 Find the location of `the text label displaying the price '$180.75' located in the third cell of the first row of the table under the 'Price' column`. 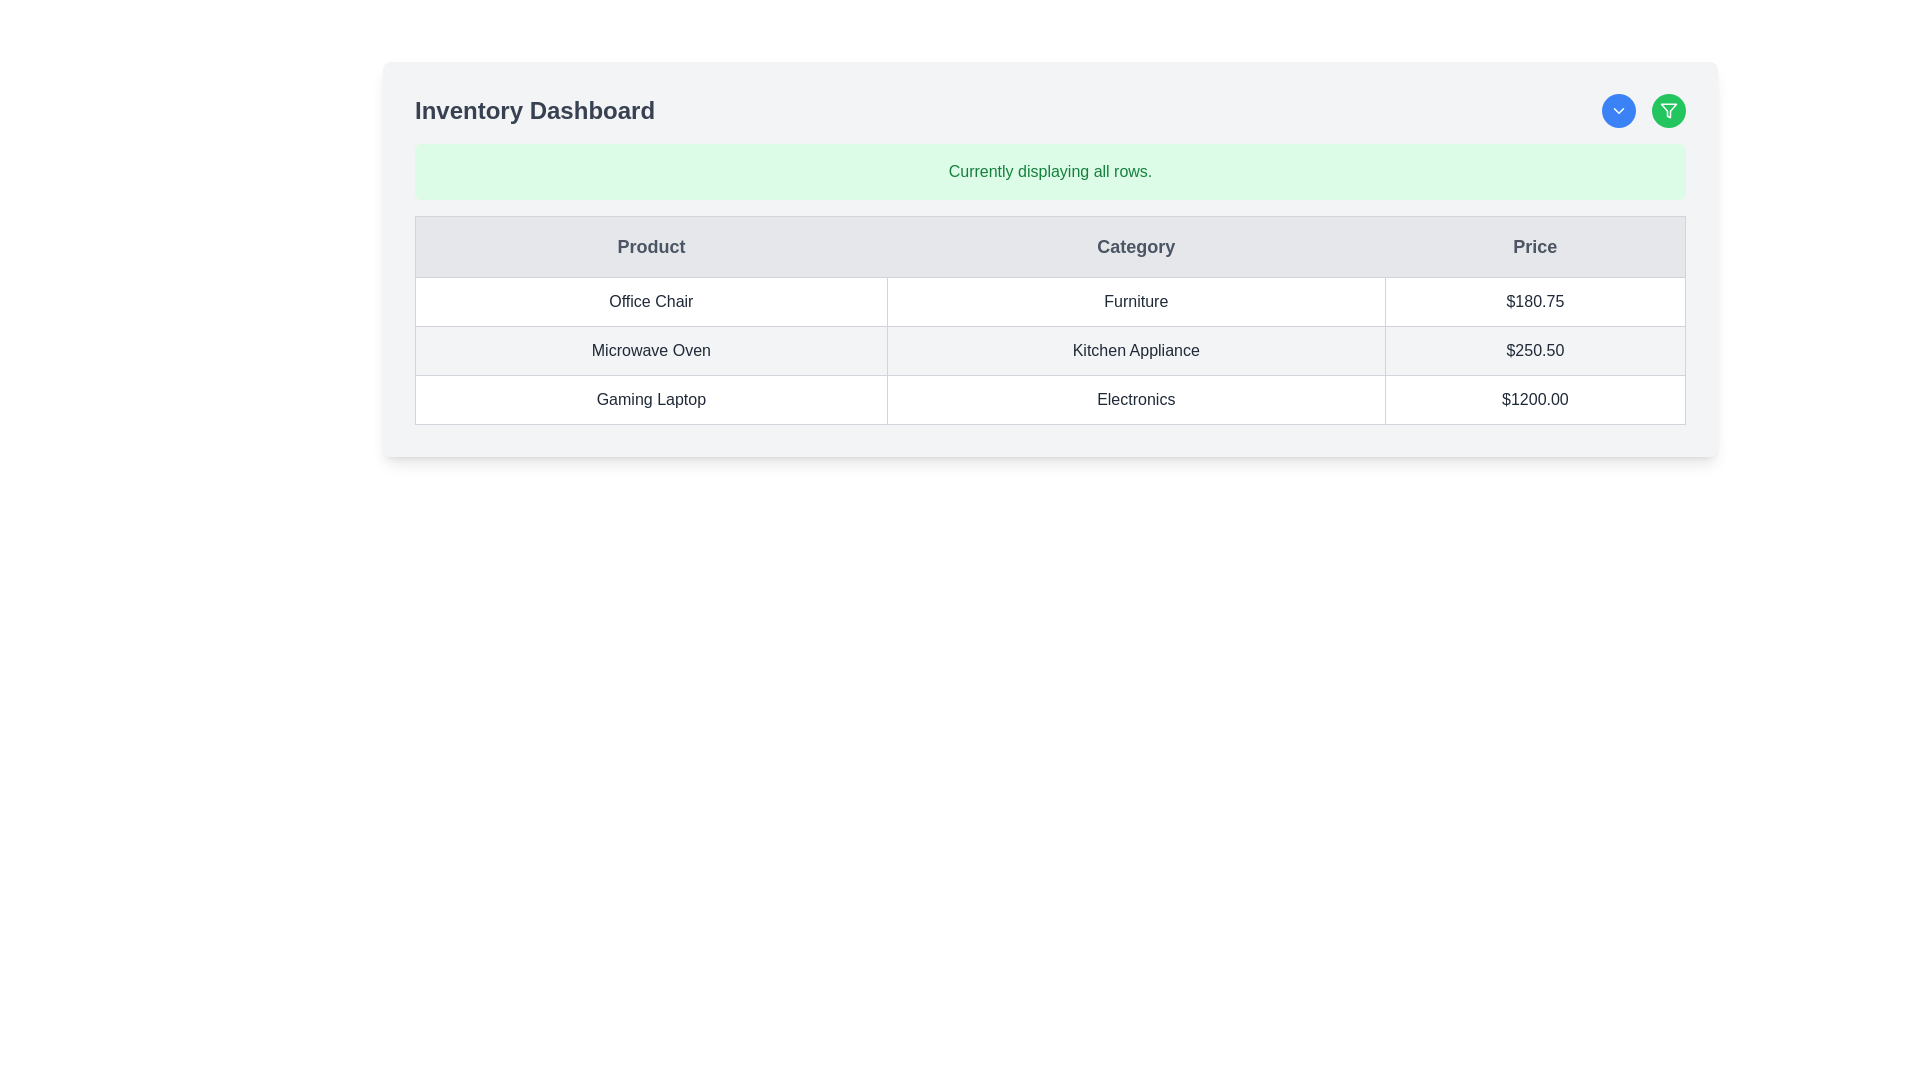

the text label displaying the price '$180.75' located in the third cell of the first row of the table under the 'Price' column is located at coordinates (1534, 301).